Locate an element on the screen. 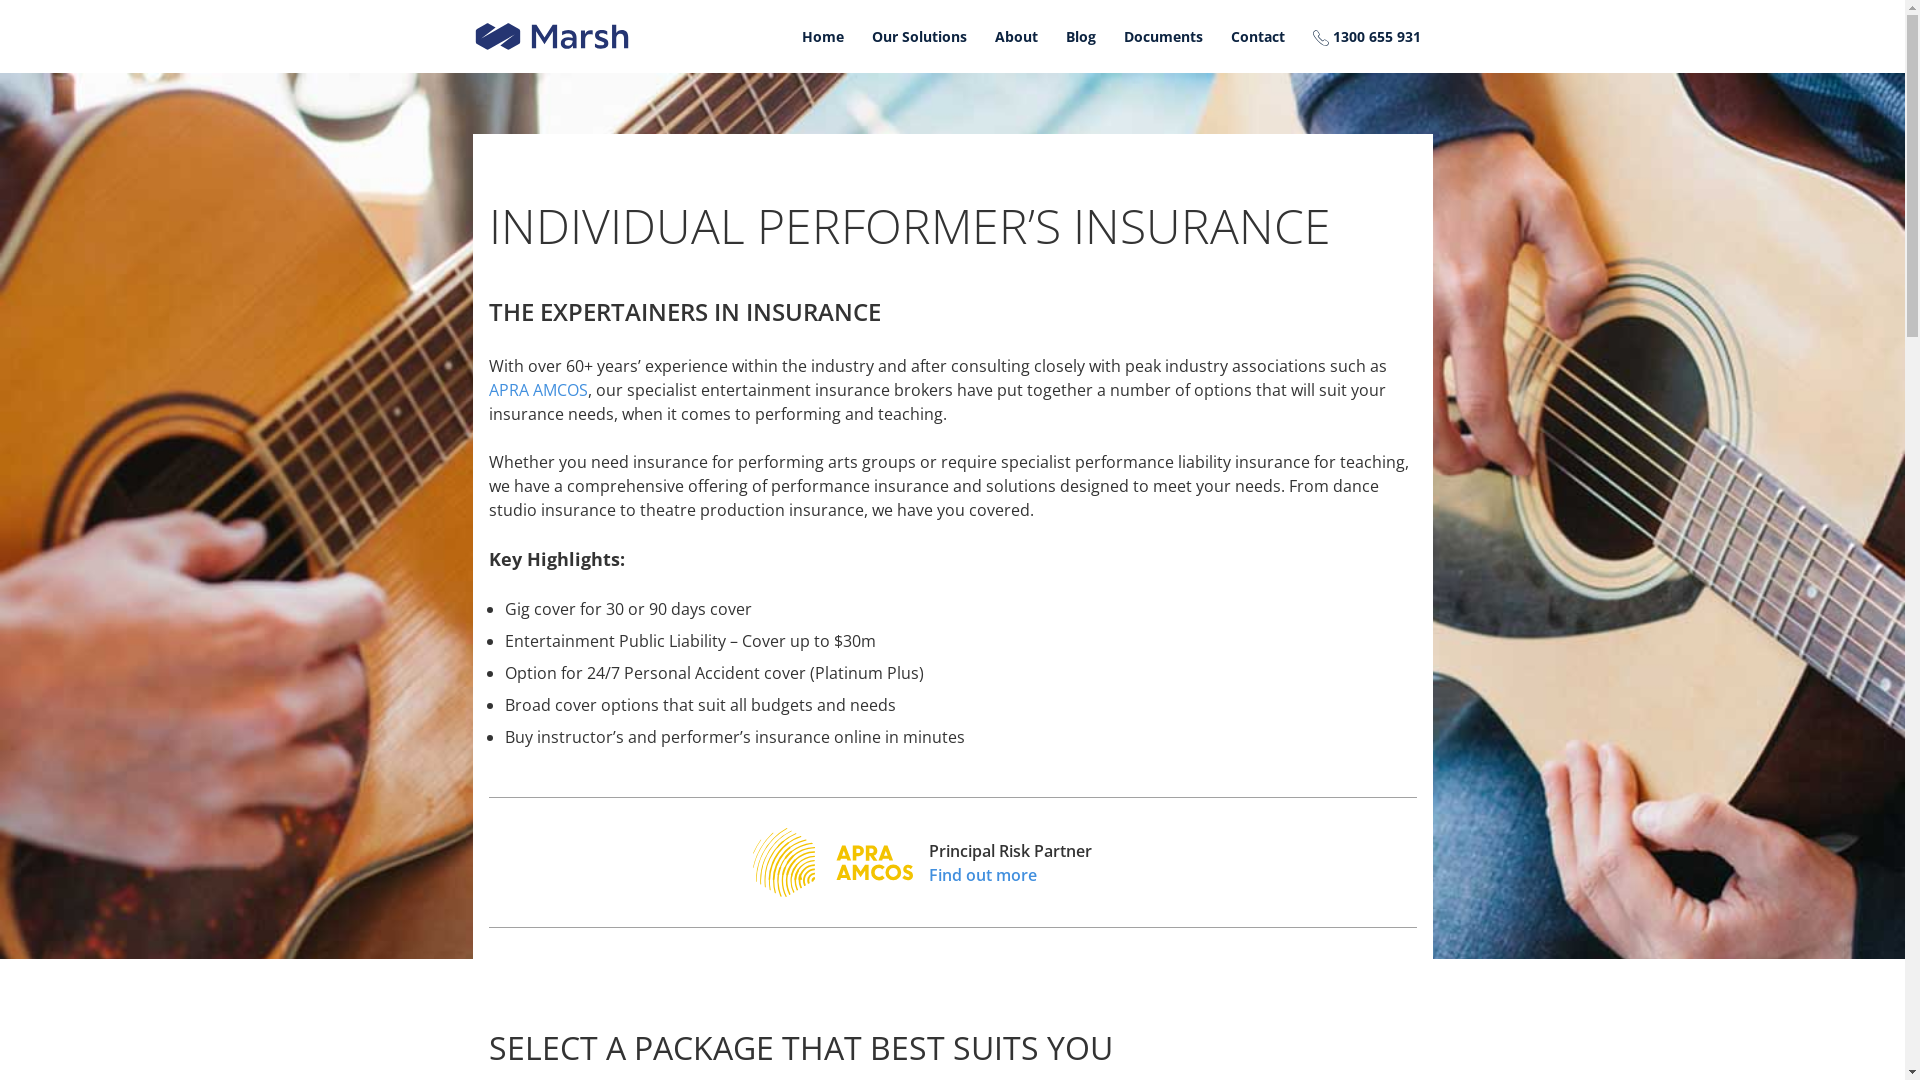 Image resolution: width=1920 pixels, height=1080 pixels. 'About' is located at coordinates (1016, 37).